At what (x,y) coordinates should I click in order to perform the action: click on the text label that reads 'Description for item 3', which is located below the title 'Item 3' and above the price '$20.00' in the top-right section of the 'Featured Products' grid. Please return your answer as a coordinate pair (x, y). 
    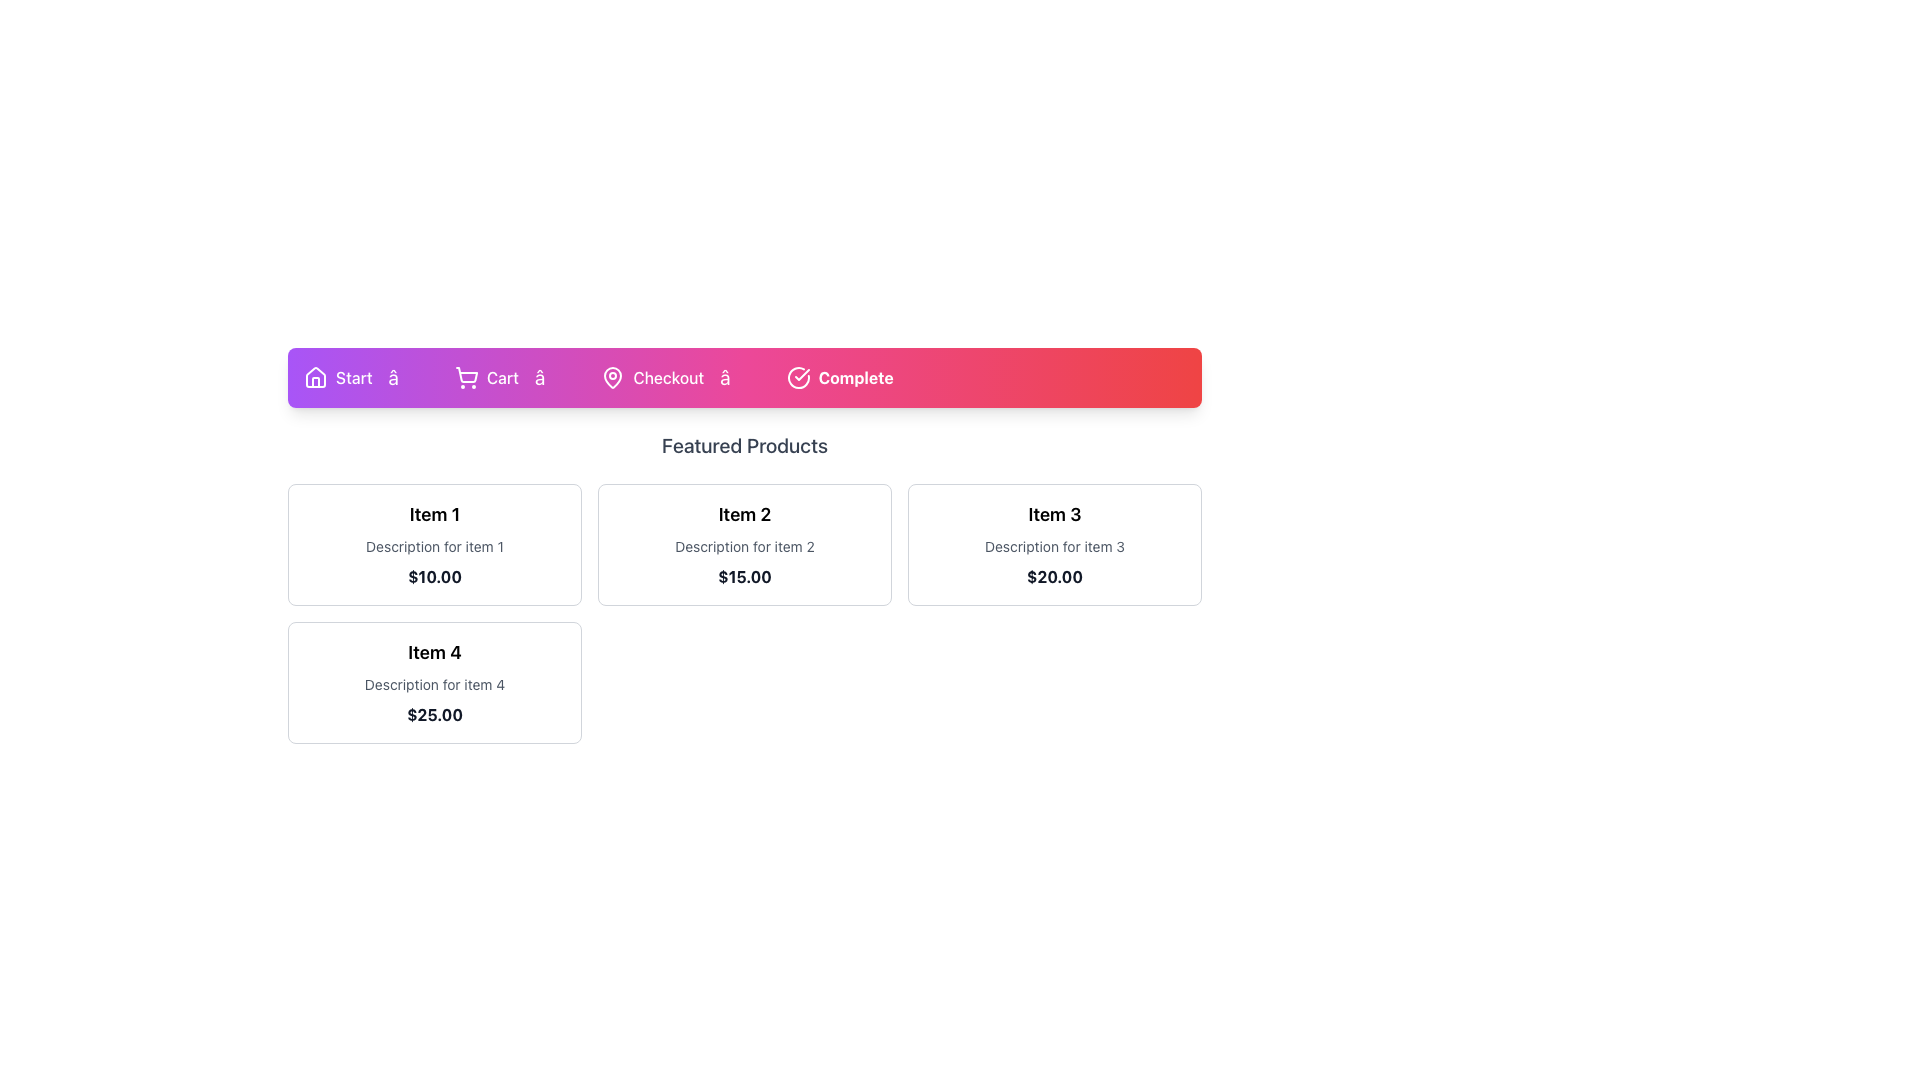
    Looking at the image, I should click on (1054, 547).